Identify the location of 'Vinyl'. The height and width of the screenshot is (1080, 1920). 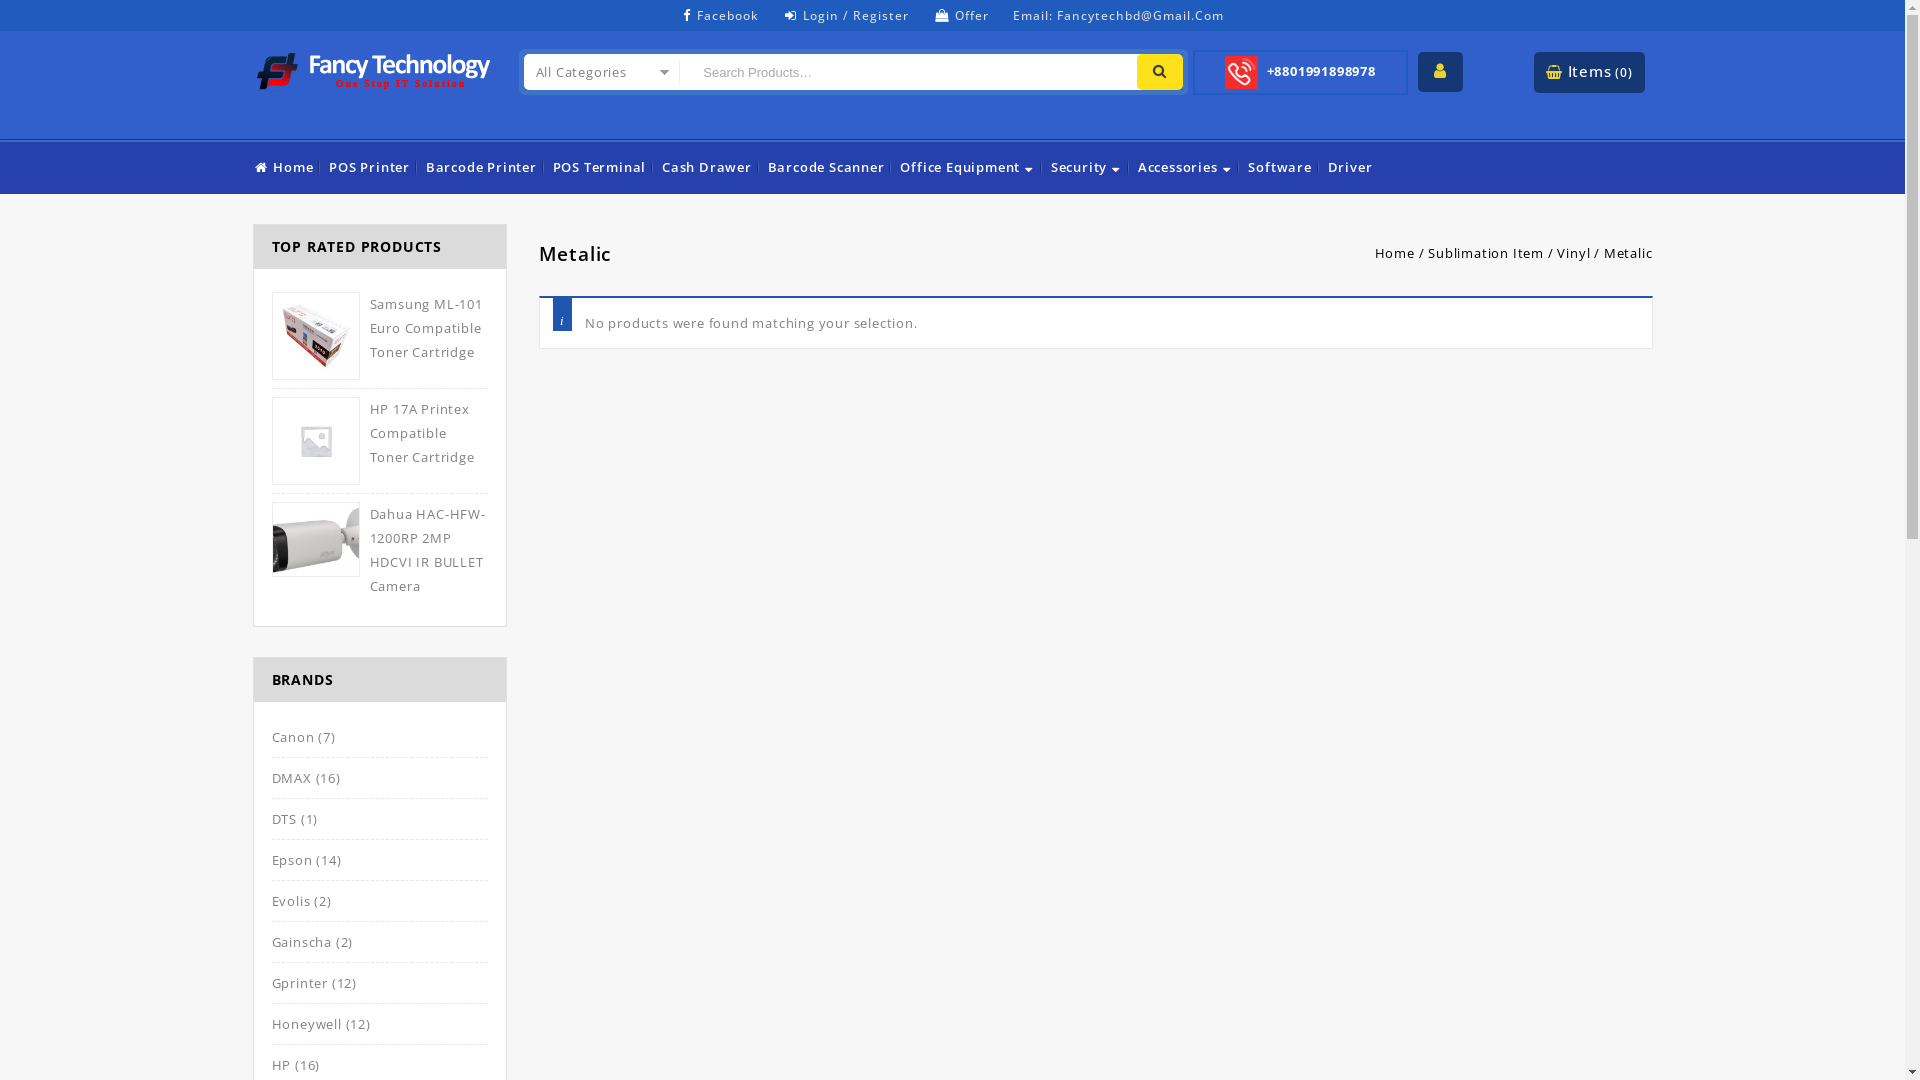
(1572, 252).